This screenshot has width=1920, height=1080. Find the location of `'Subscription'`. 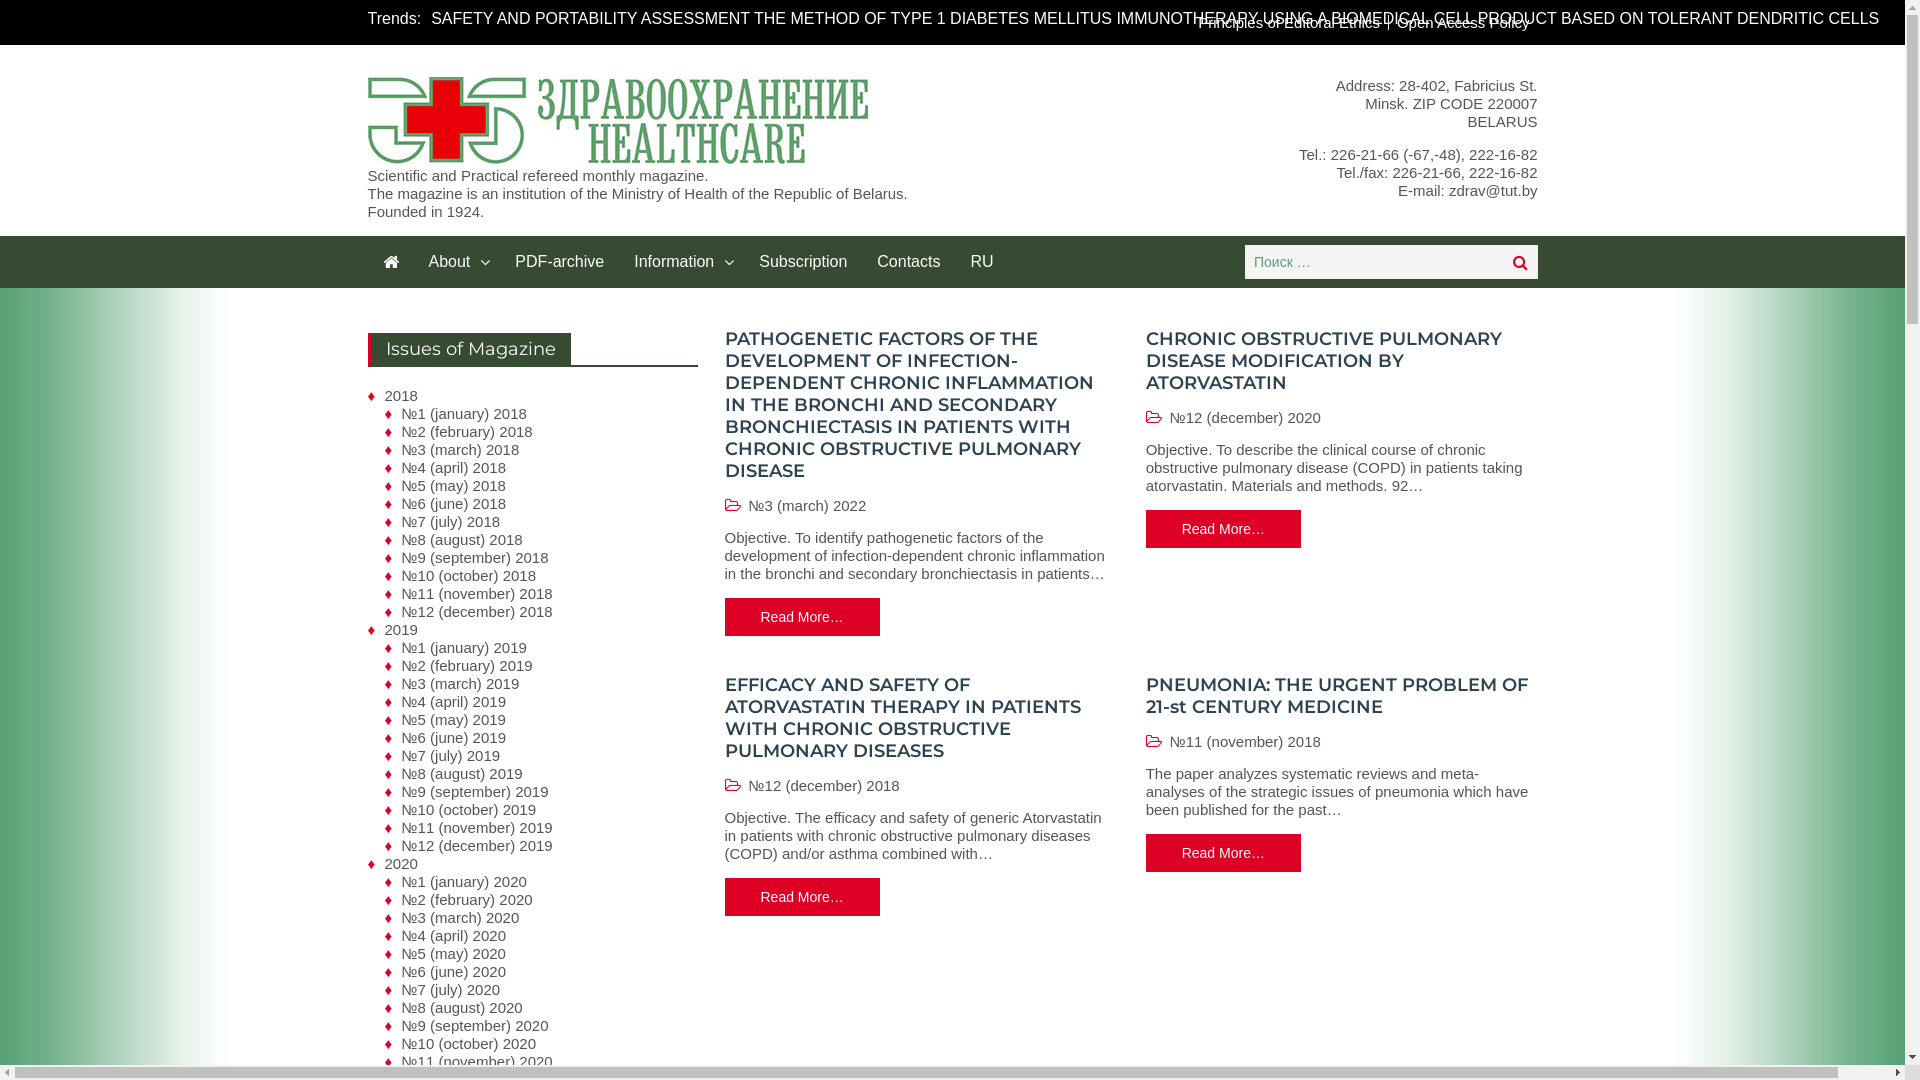

'Subscription' is located at coordinates (743, 261).